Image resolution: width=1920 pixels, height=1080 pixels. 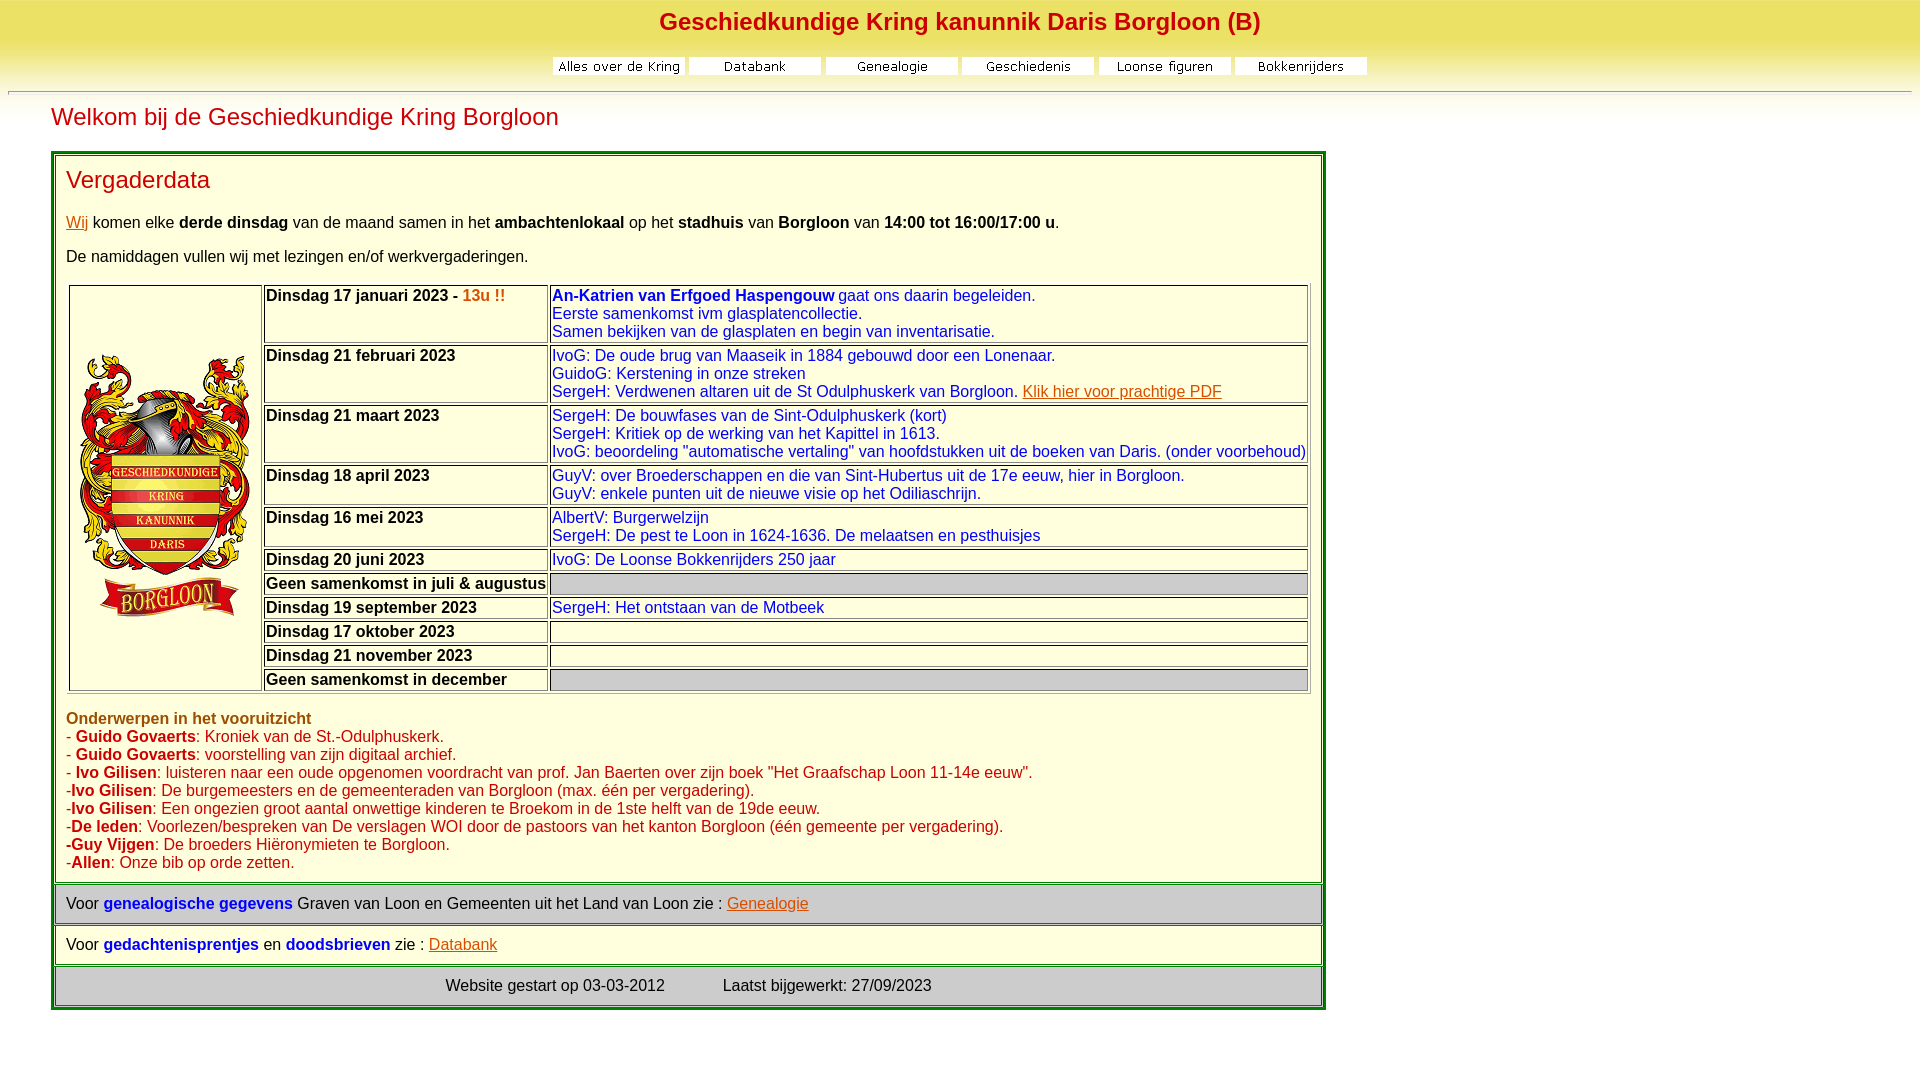 What do you see at coordinates (66, 222) in the screenshot?
I see `'Wij'` at bounding box center [66, 222].